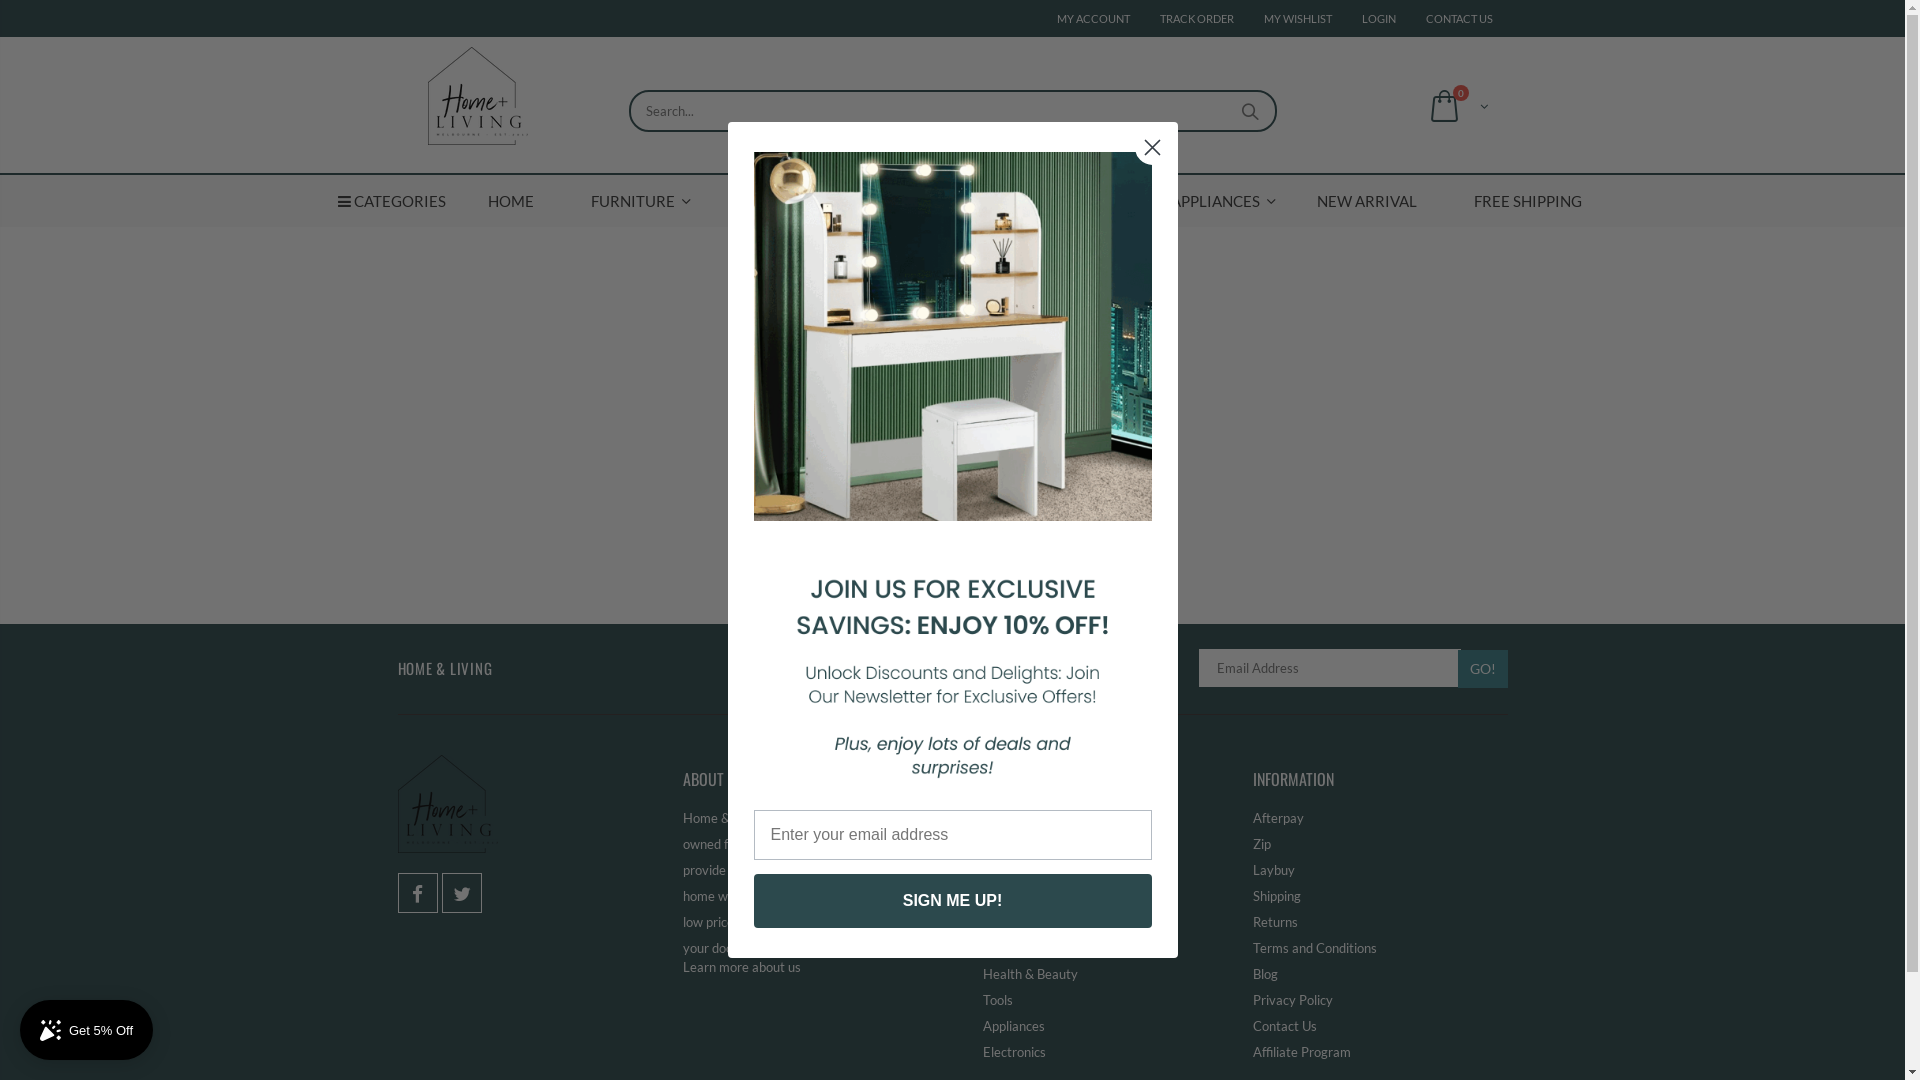 The image size is (1920, 1080). Describe the element at coordinates (632, 200) in the screenshot. I see `'FURNITURE'` at that location.